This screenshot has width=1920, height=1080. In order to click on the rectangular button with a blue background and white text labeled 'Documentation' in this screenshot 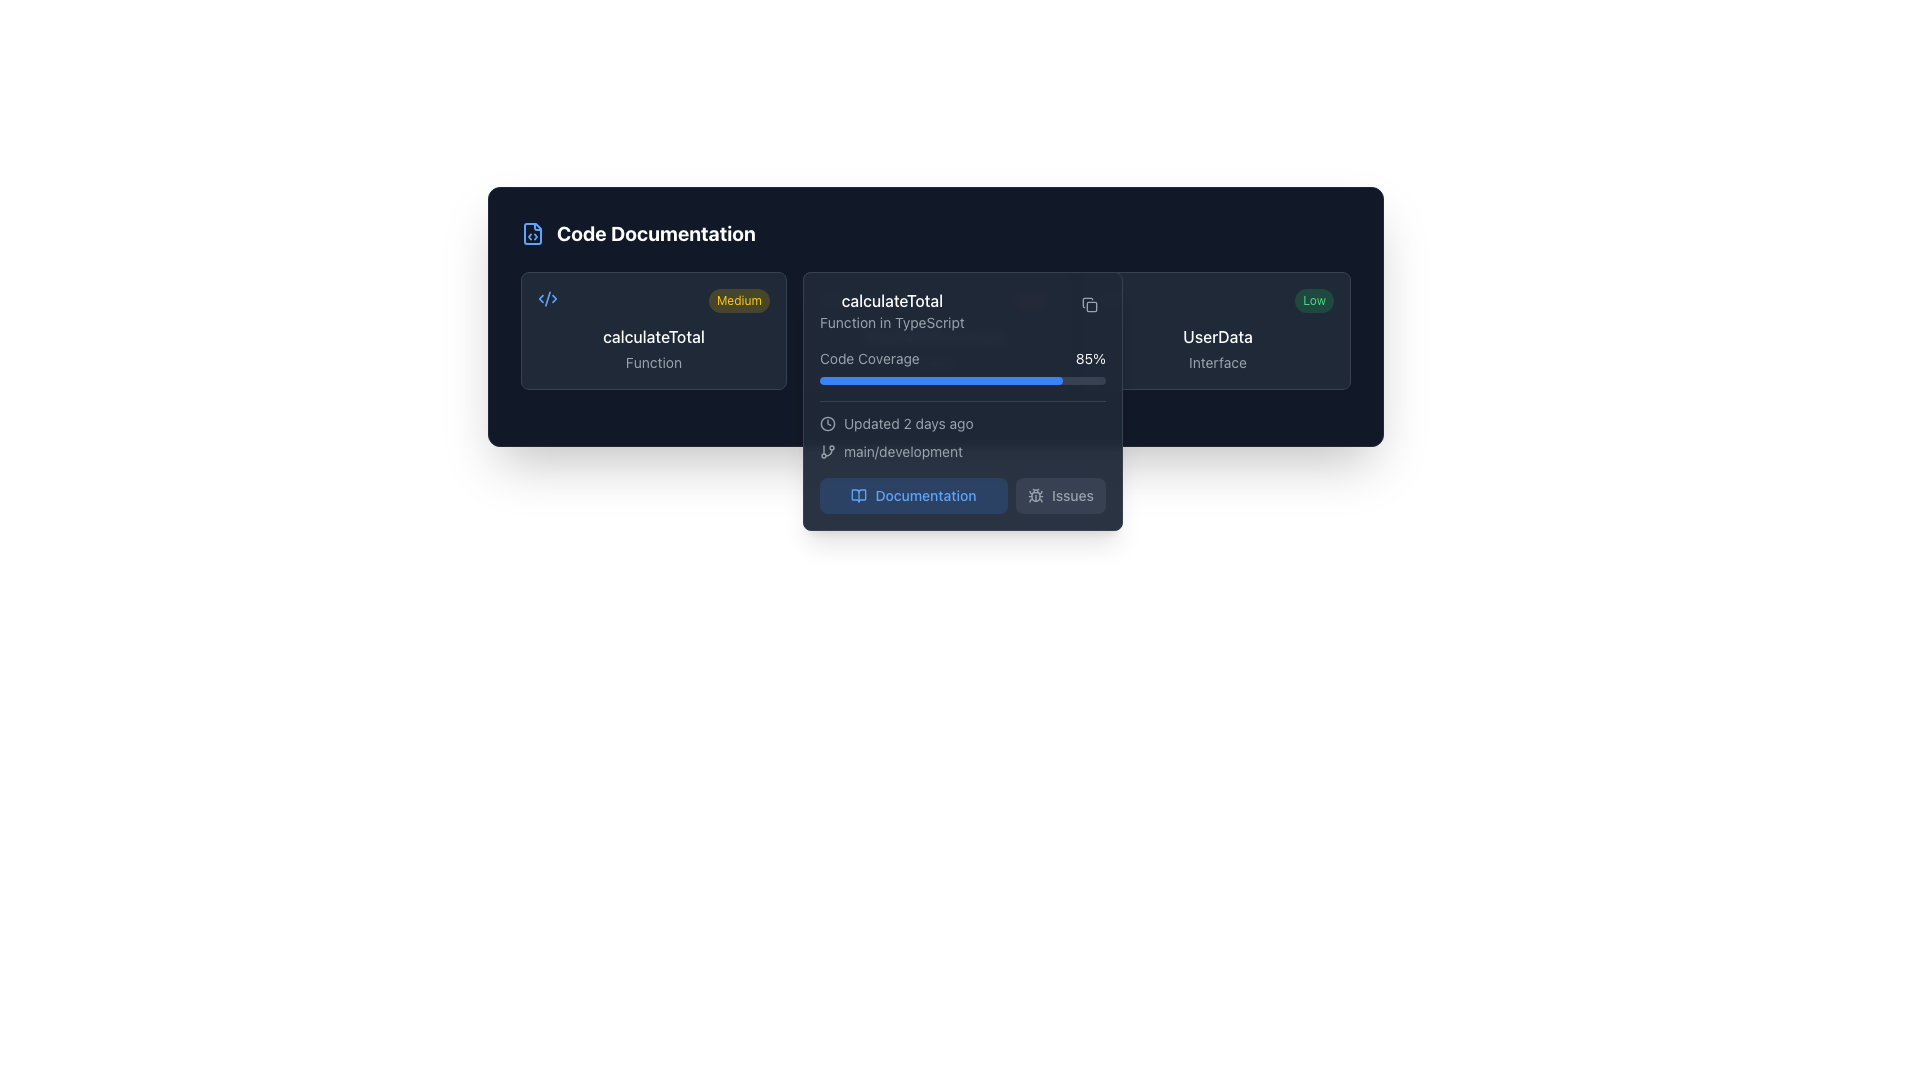, I will do `click(912, 495)`.